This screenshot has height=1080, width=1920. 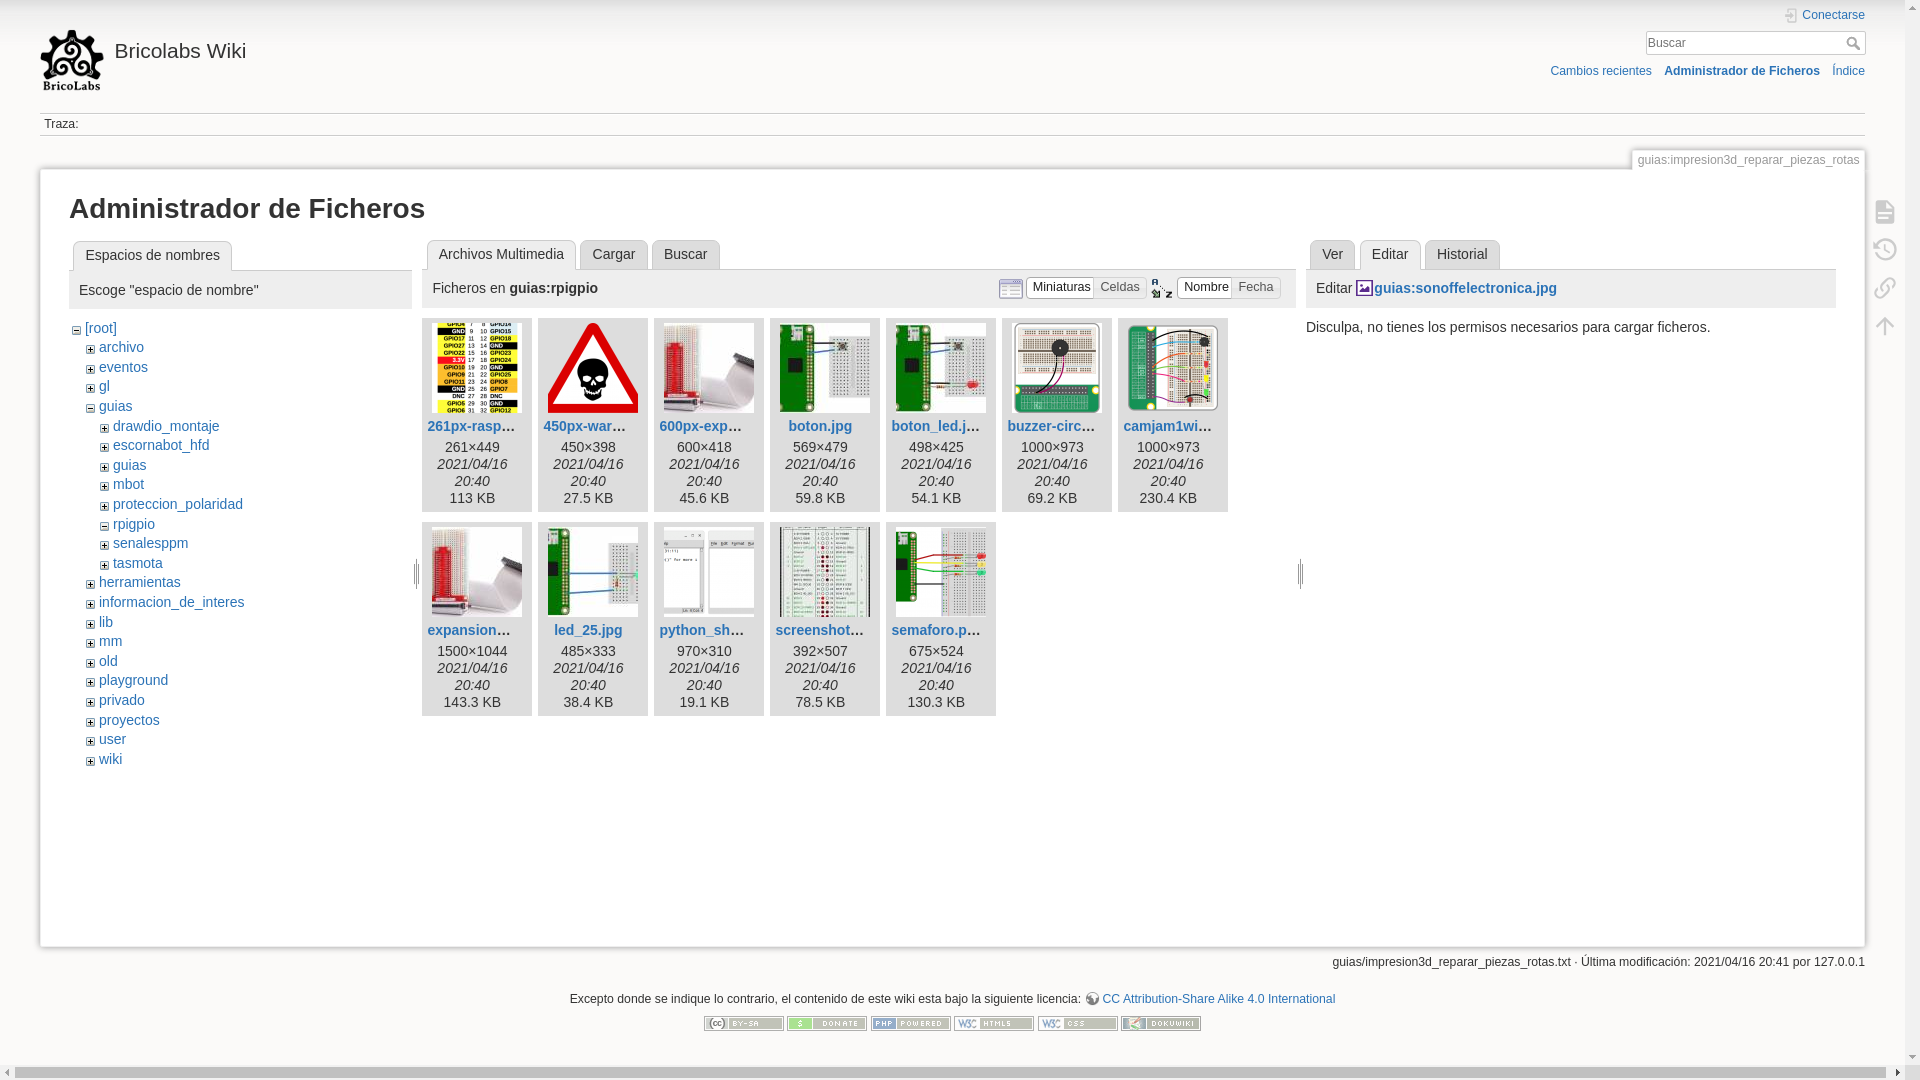 What do you see at coordinates (820, 424) in the screenshot?
I see `'boton.jpg'` at bounding box center [820, 424].